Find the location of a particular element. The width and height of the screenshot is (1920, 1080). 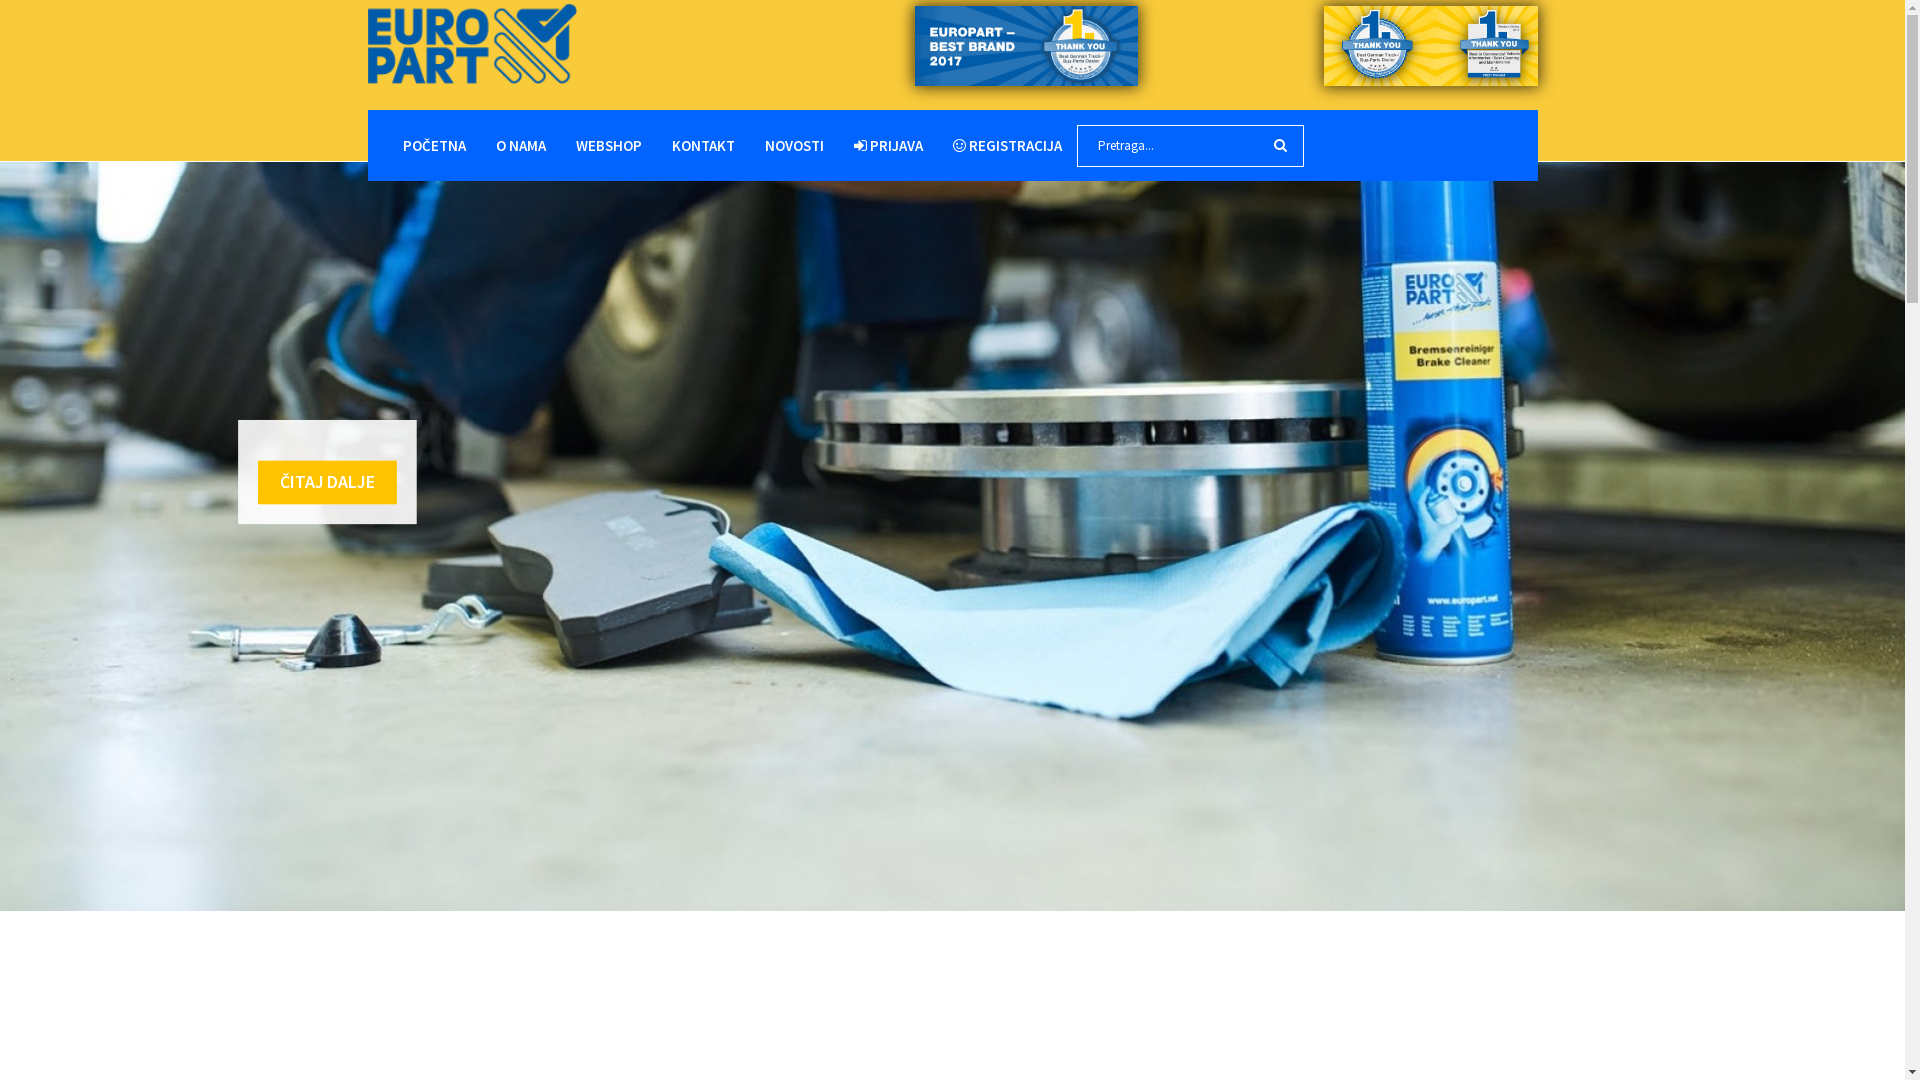

'O NAMA' is located at coordinates (519, 144).